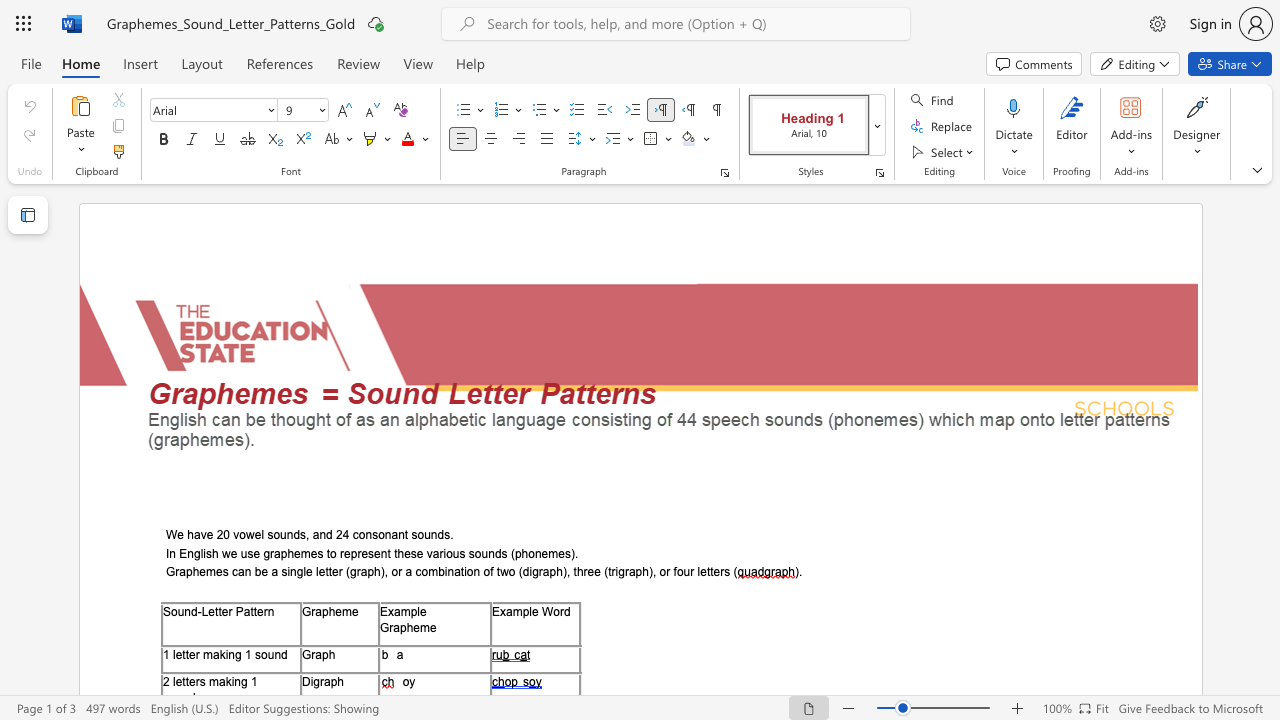 This screenshot has width=1280, height=720. What do you see at coordinates (499, 610) in the screenshot?
I see `the subset text "xample Wor" within the text "Example Word"` at bounding box center [499, 610].